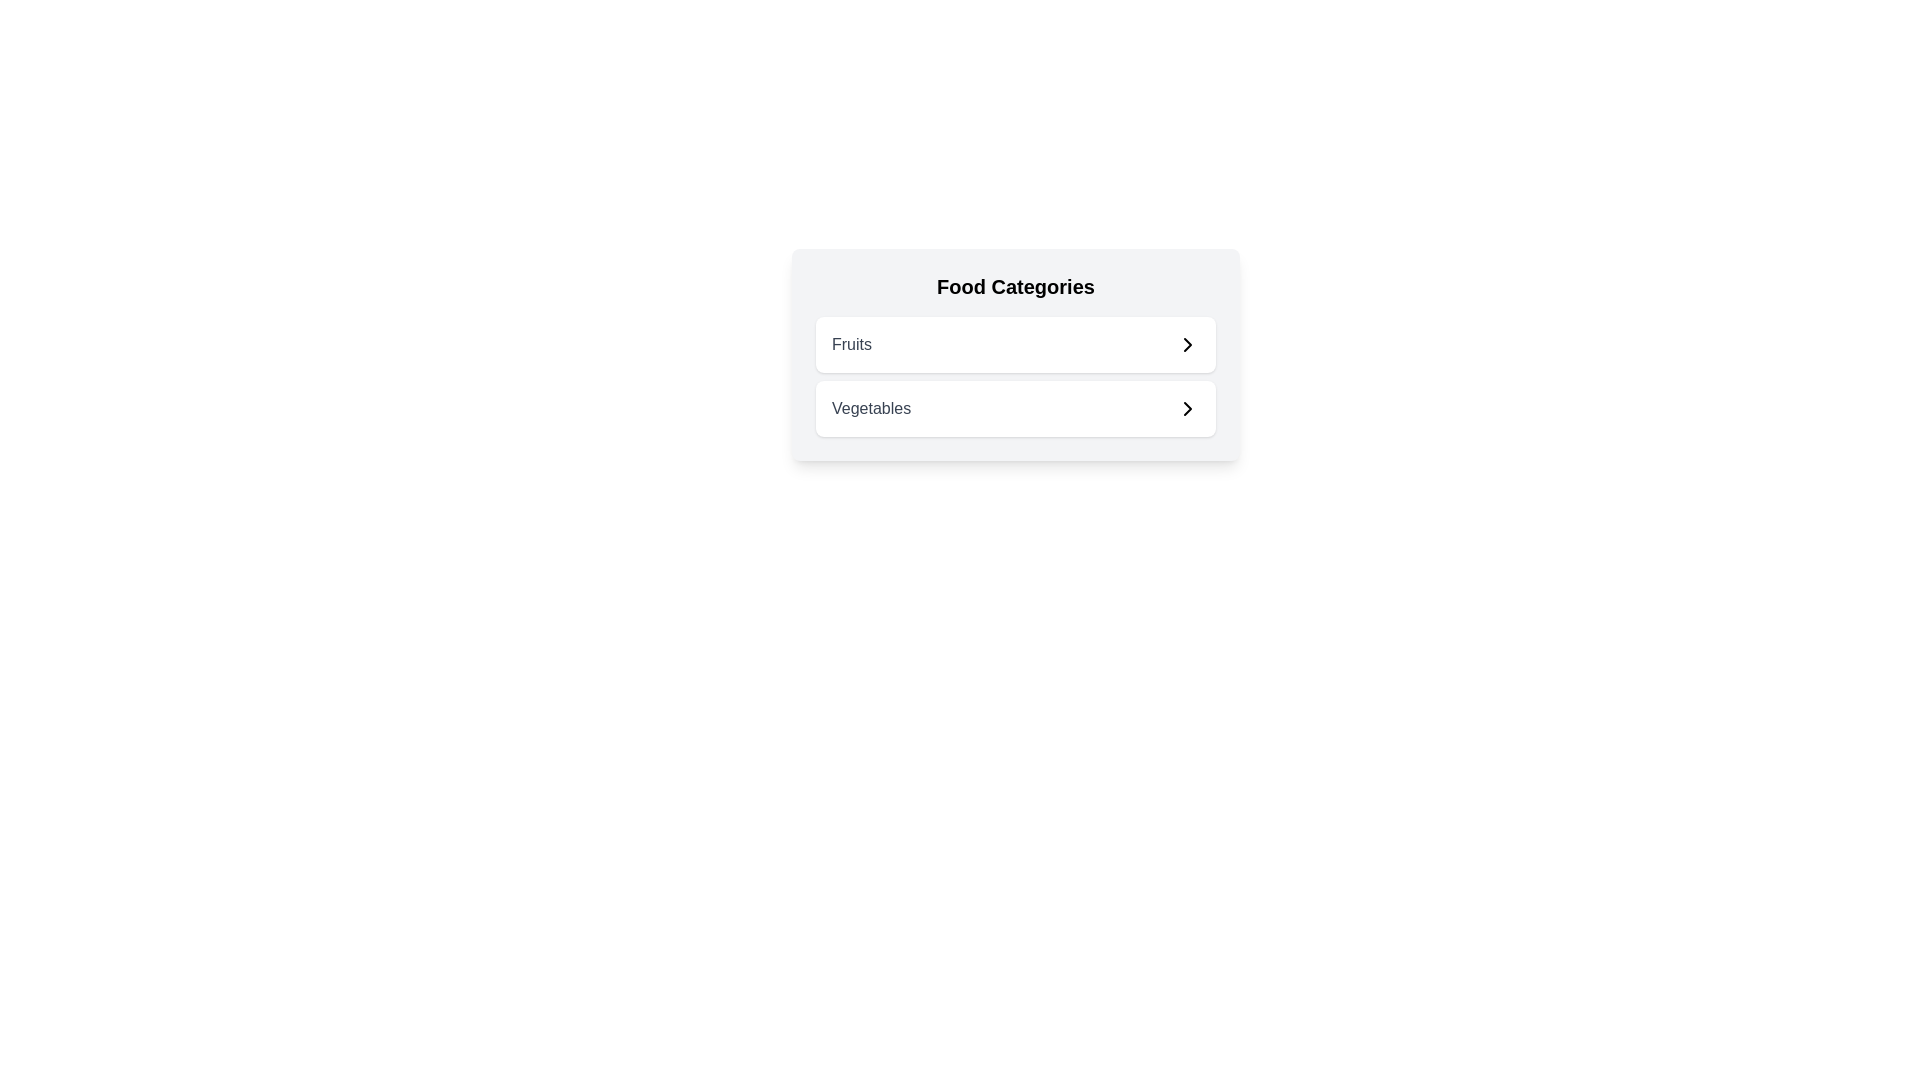  What do you see at coordinates (1188, 407) in the screenshot?
I see `the IconButton located to the far right of the 'Vegetables' text label in the 'Vegetables' row of the food category interface` at bounding box center [1188, 407].